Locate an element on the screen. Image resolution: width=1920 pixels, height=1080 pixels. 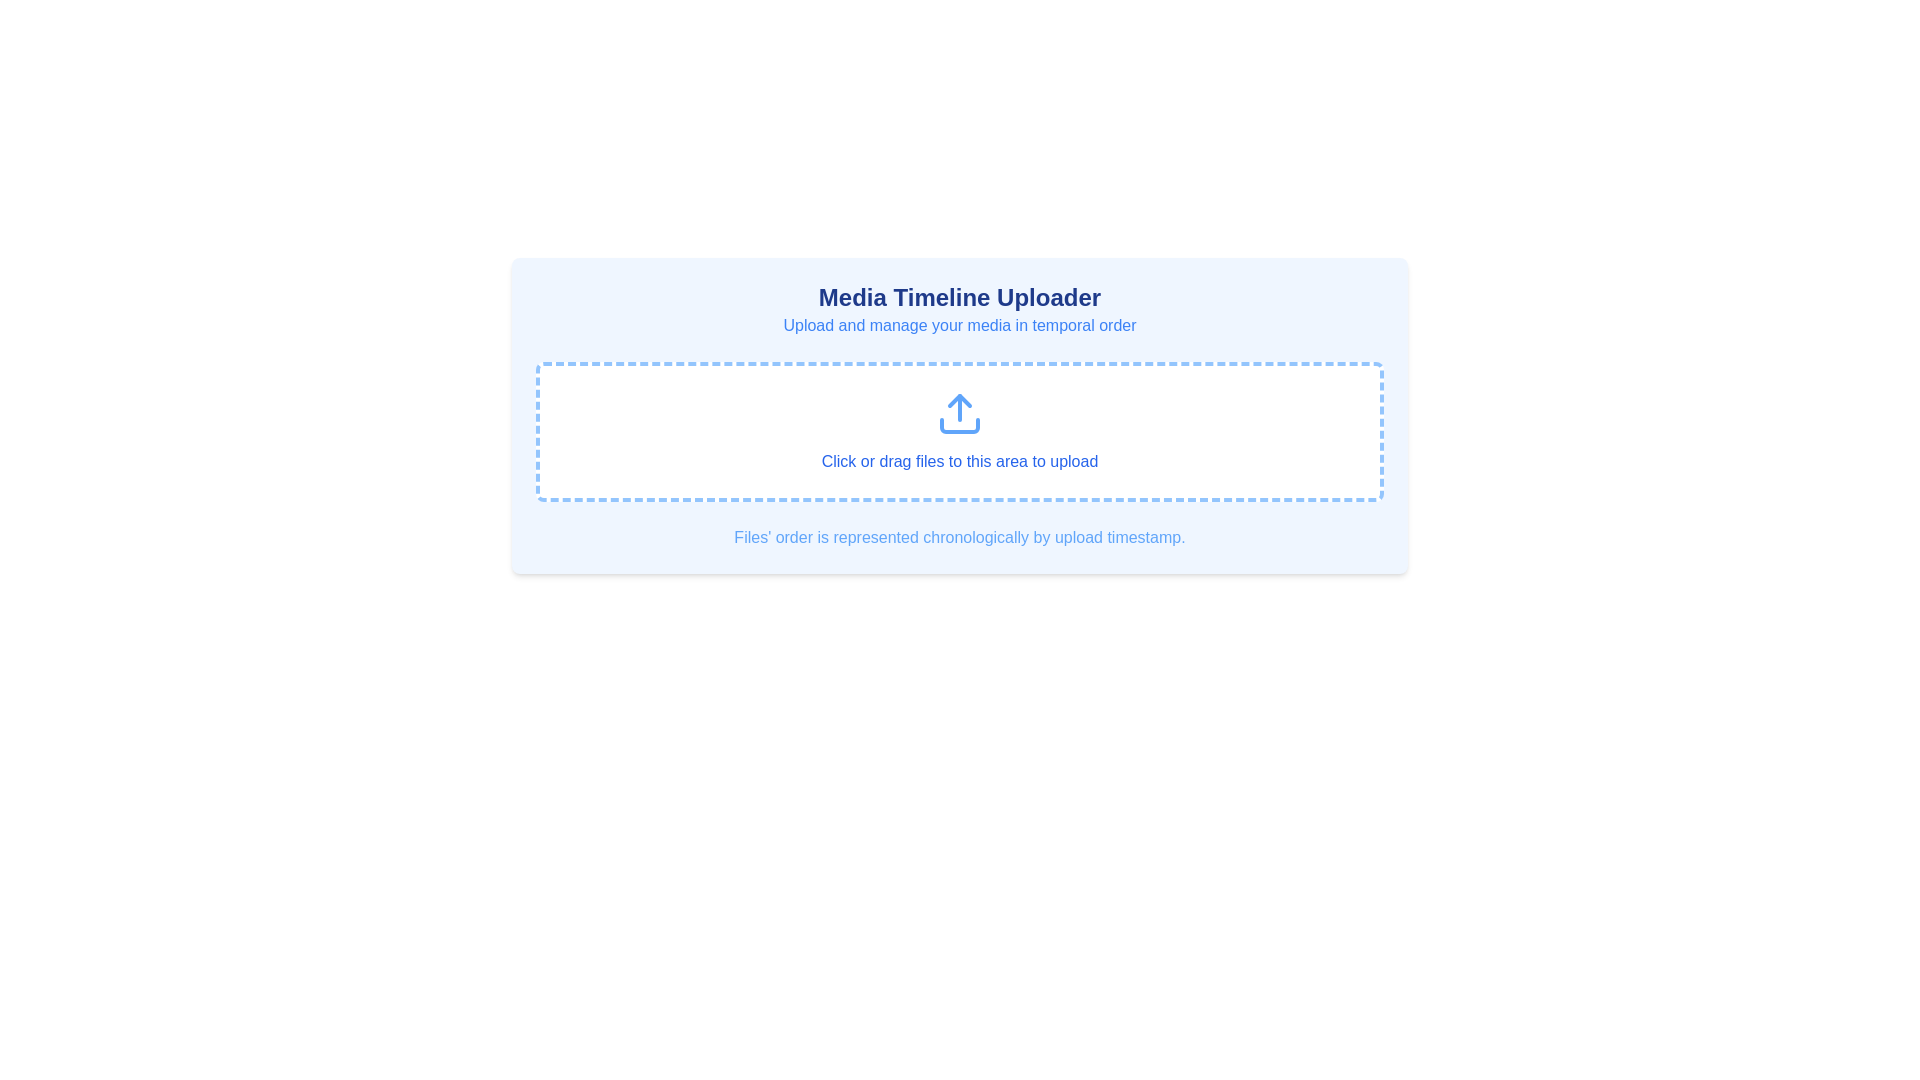
the SVG graphic element representing the upward motion typical of upload symbols, which serves as a visual cue for users regarding the upload functionality is located at coordinates (960, 401).